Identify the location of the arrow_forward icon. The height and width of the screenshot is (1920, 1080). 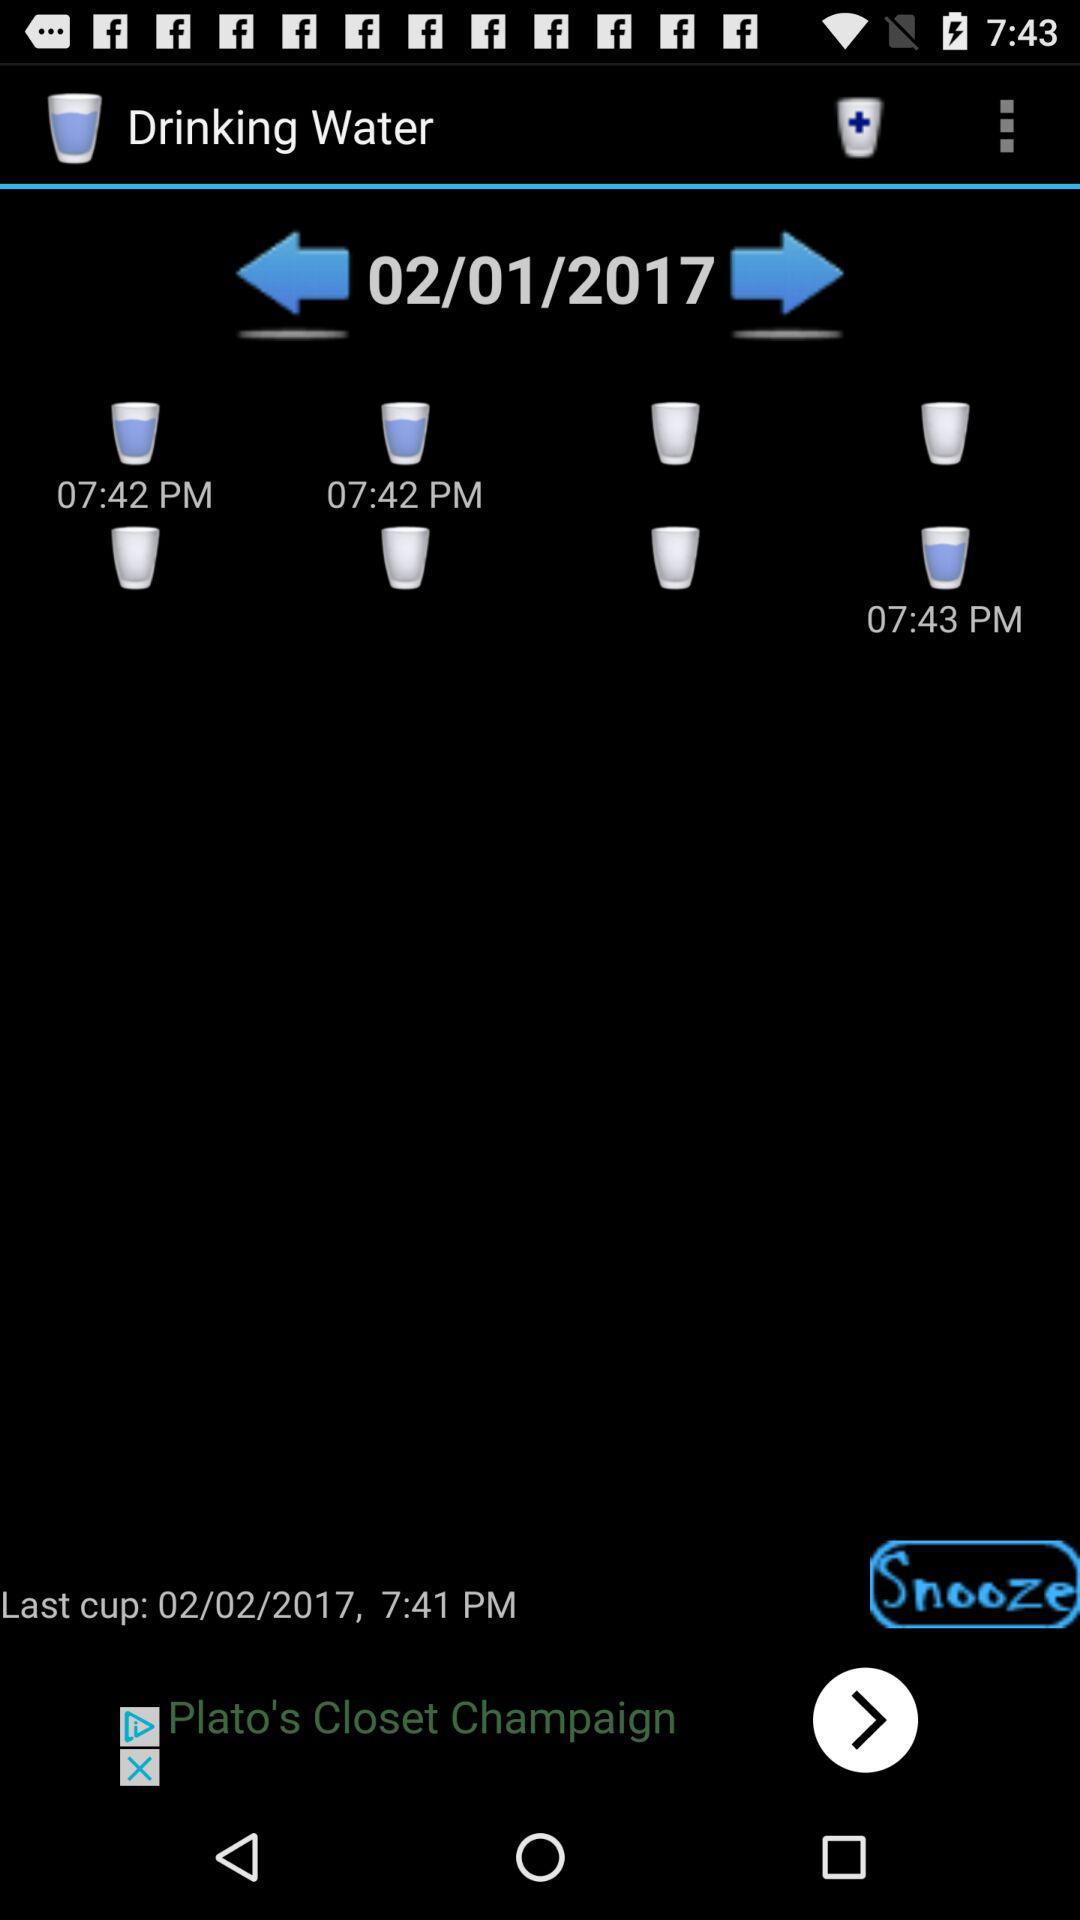
(785, 296).